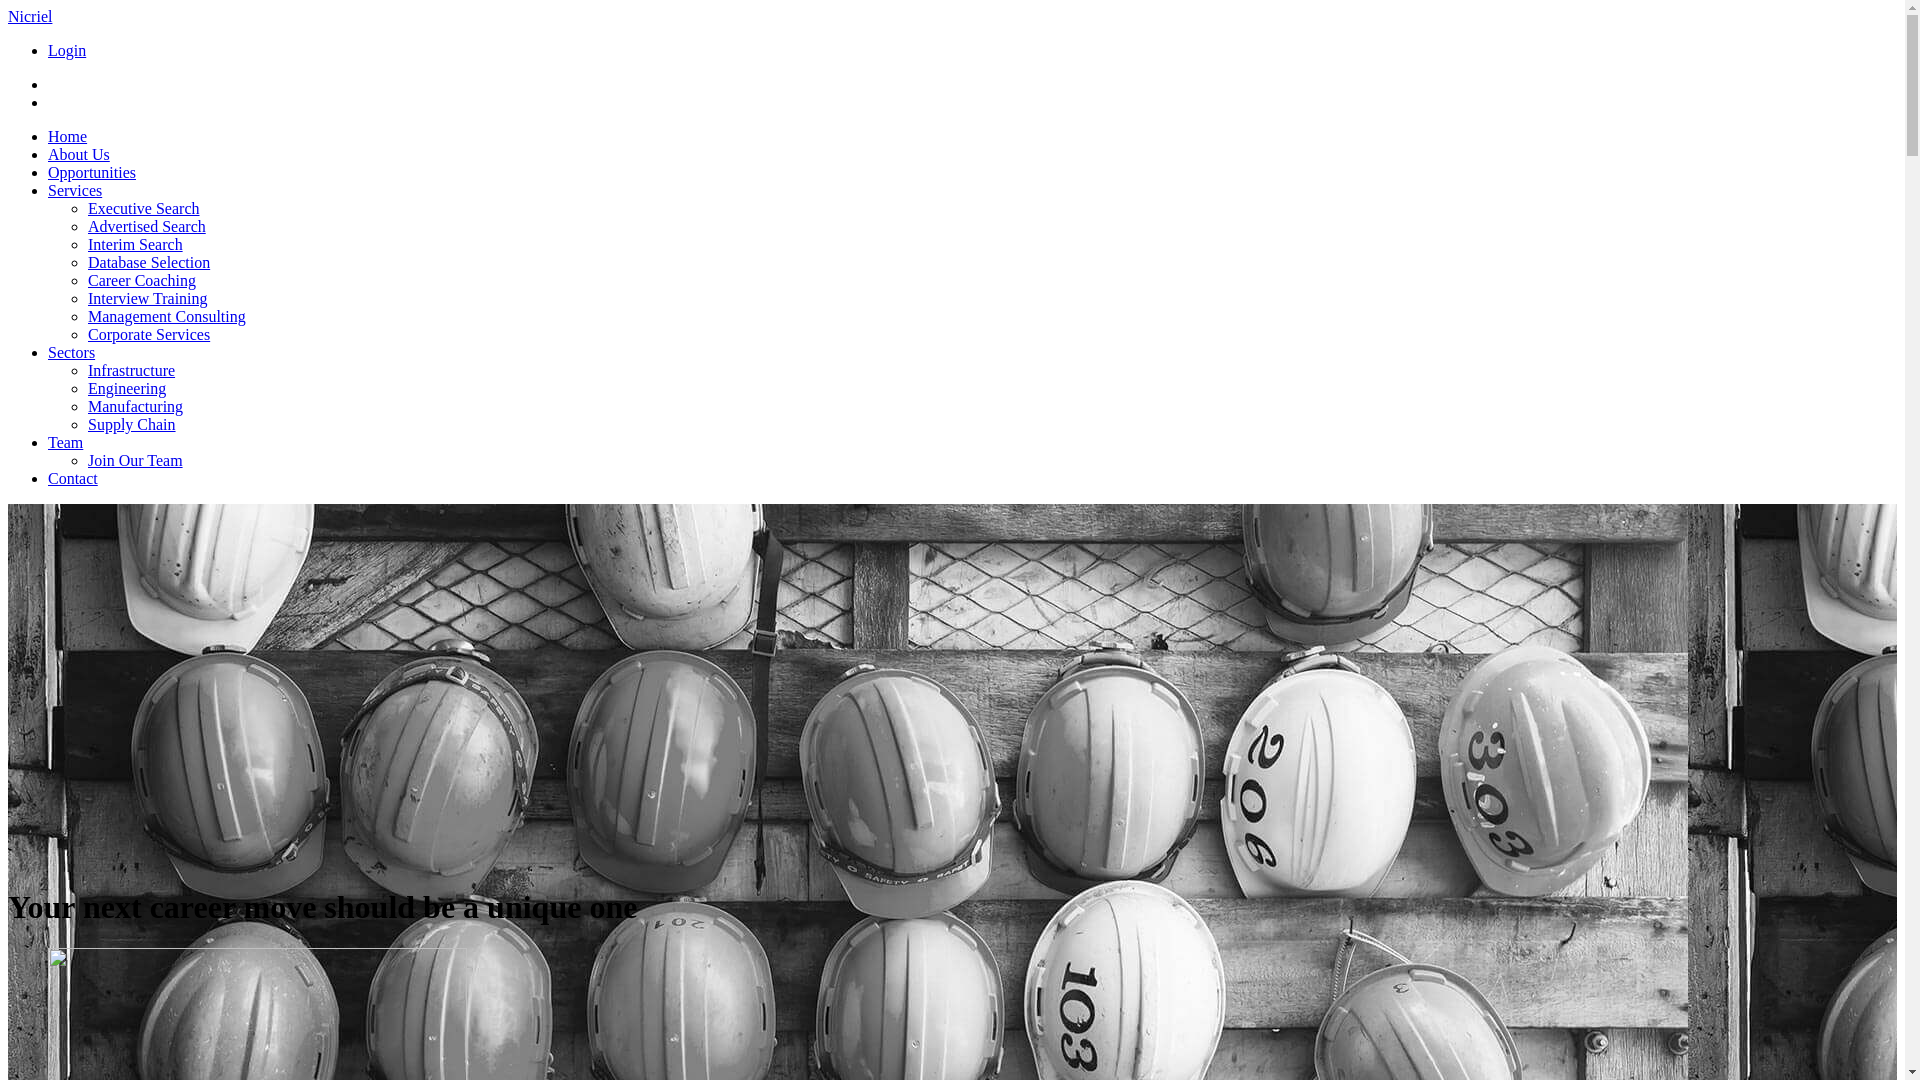  What do you see at coordinates (167, 315) in the screenshot?
I see `'Management Consulting'` at bounding box center [167, 315].